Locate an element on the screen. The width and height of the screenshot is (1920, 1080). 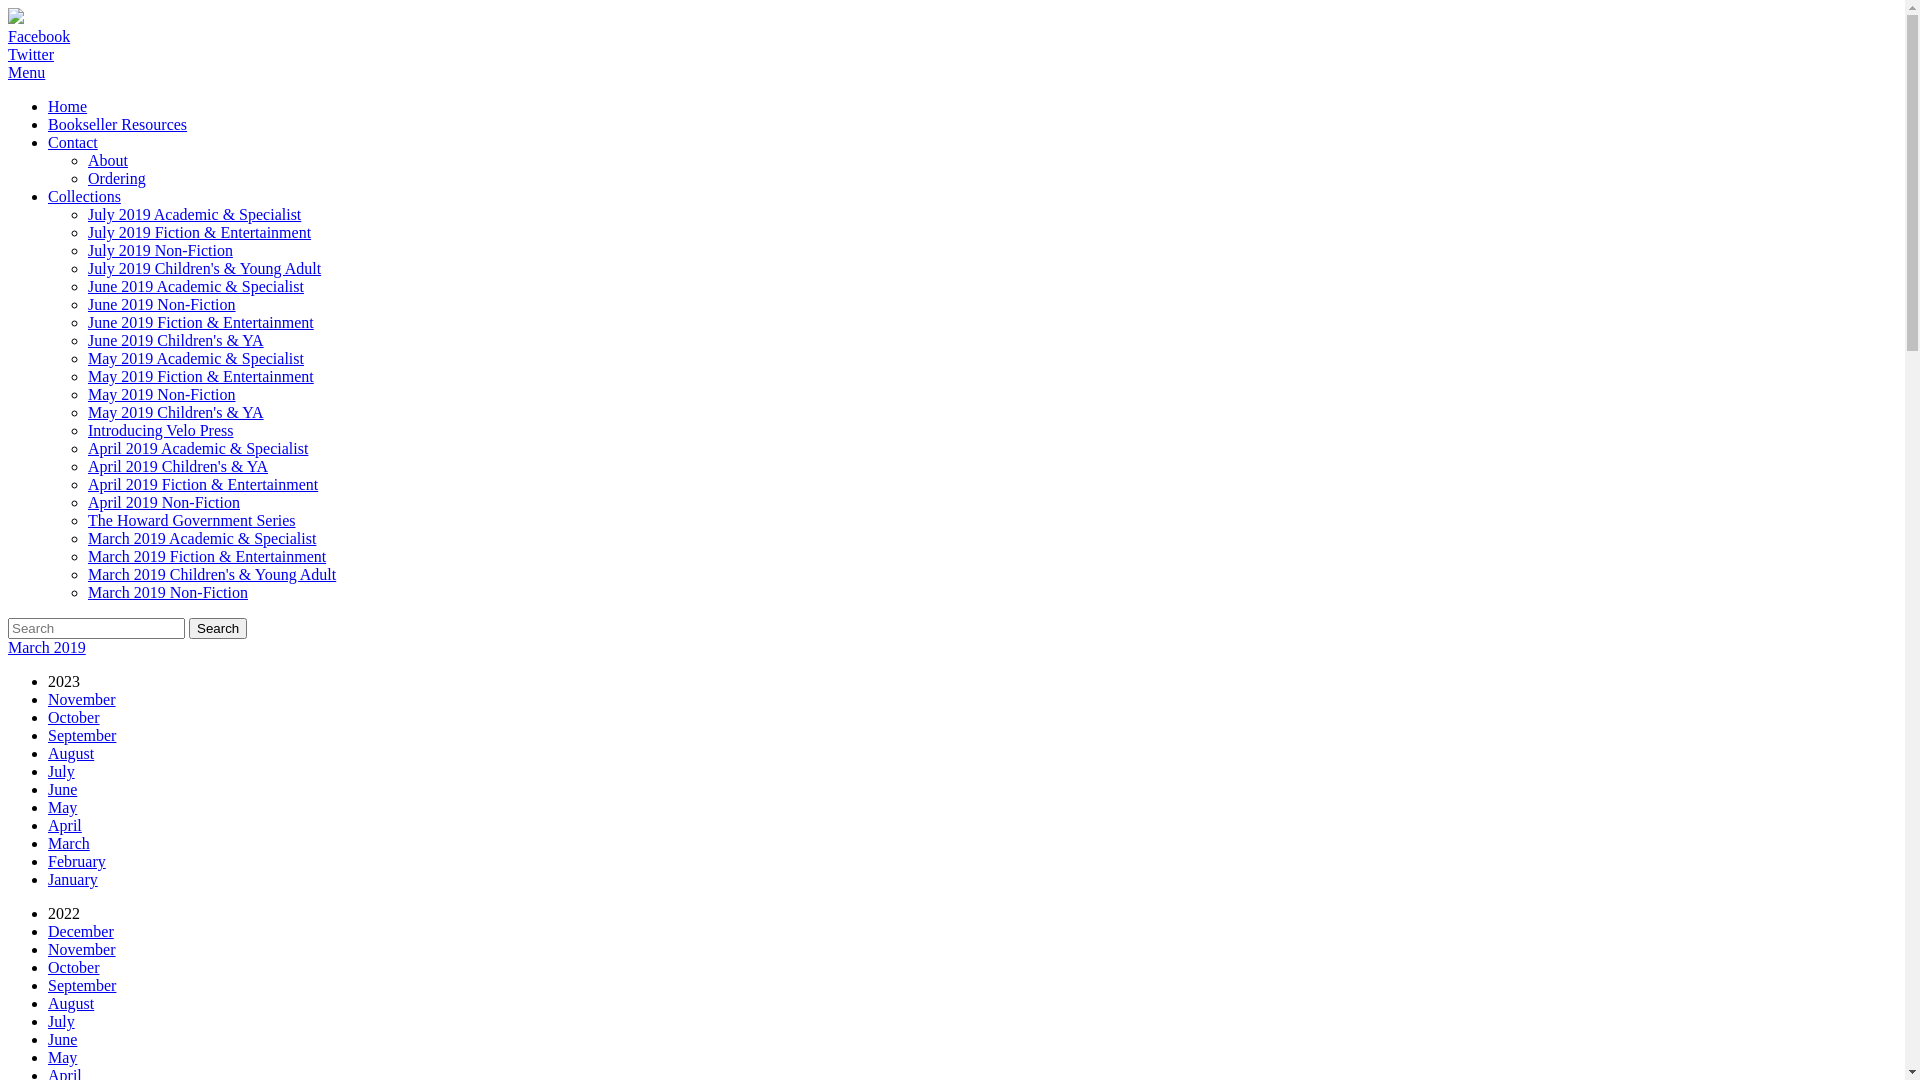
'November' is located at coordinates (80, 698).